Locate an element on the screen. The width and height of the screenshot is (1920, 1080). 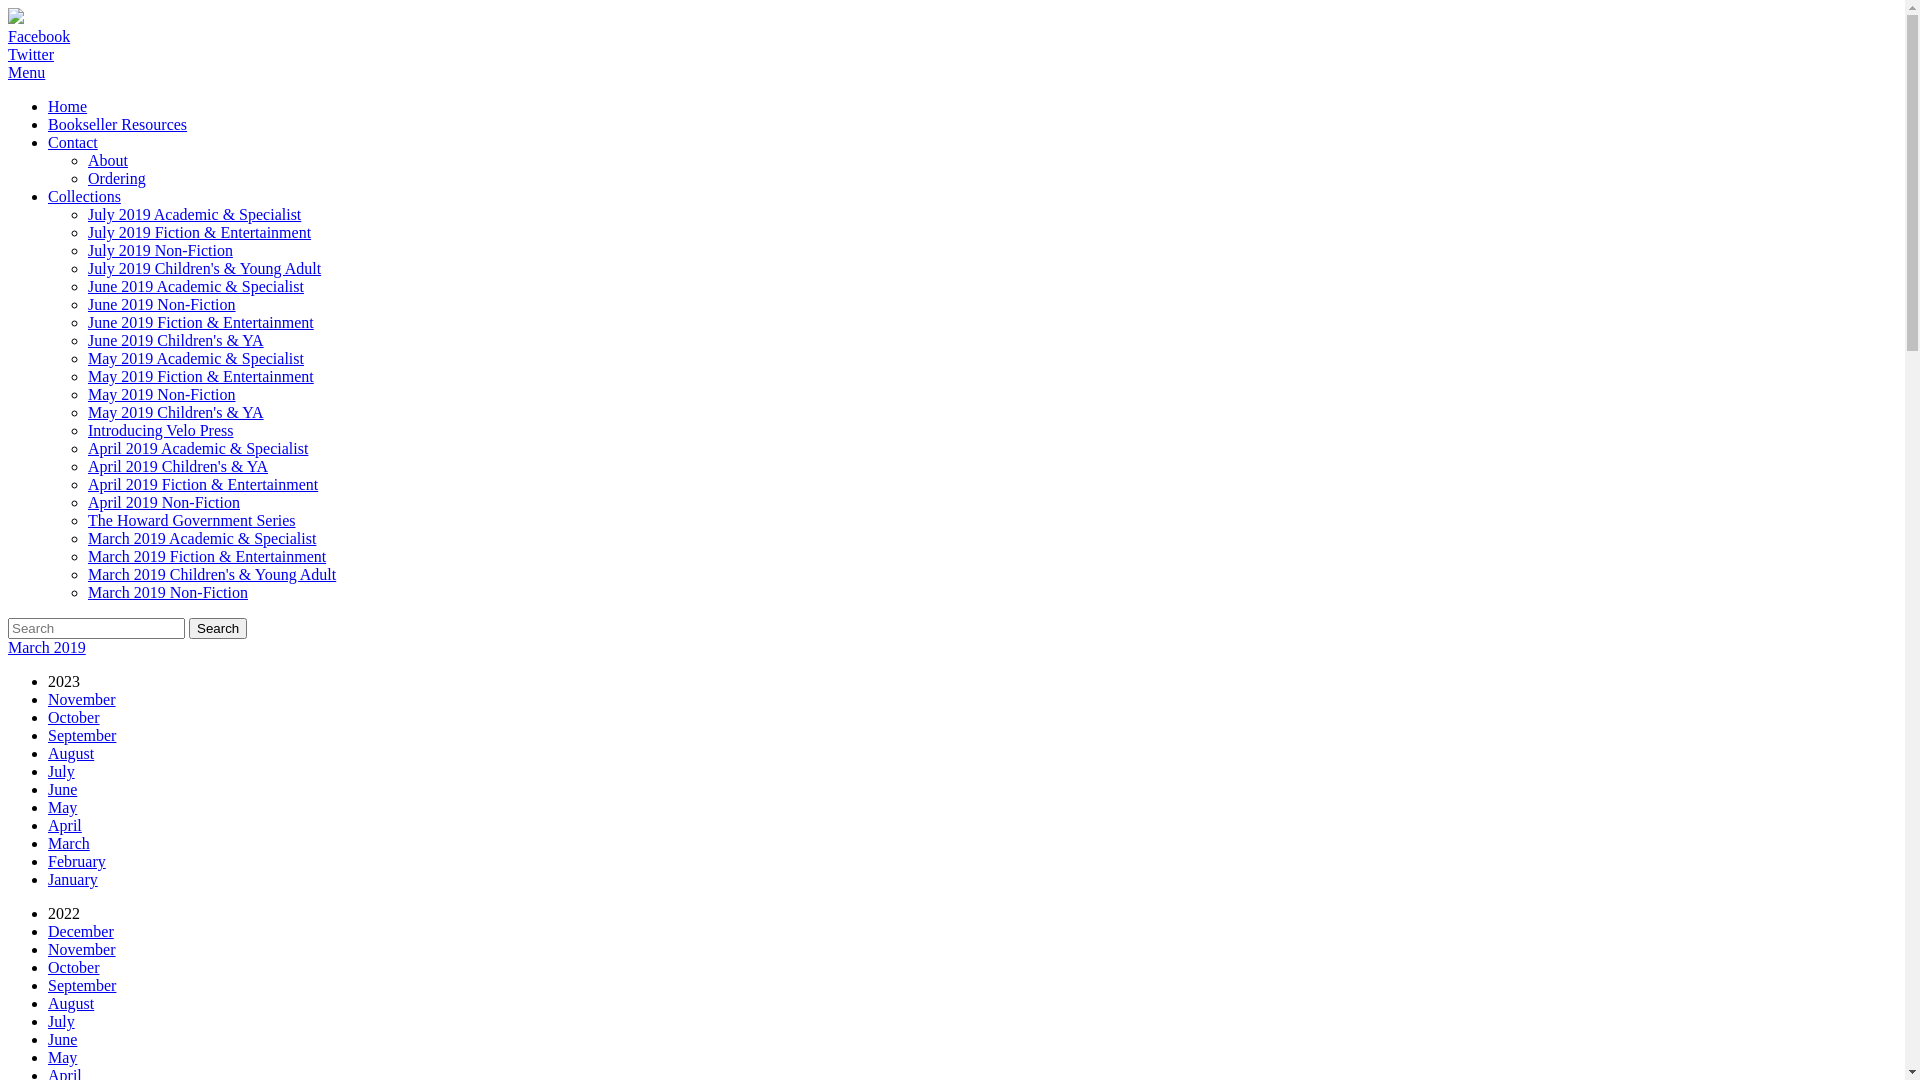
'November' is located at coordinates (80, 698).